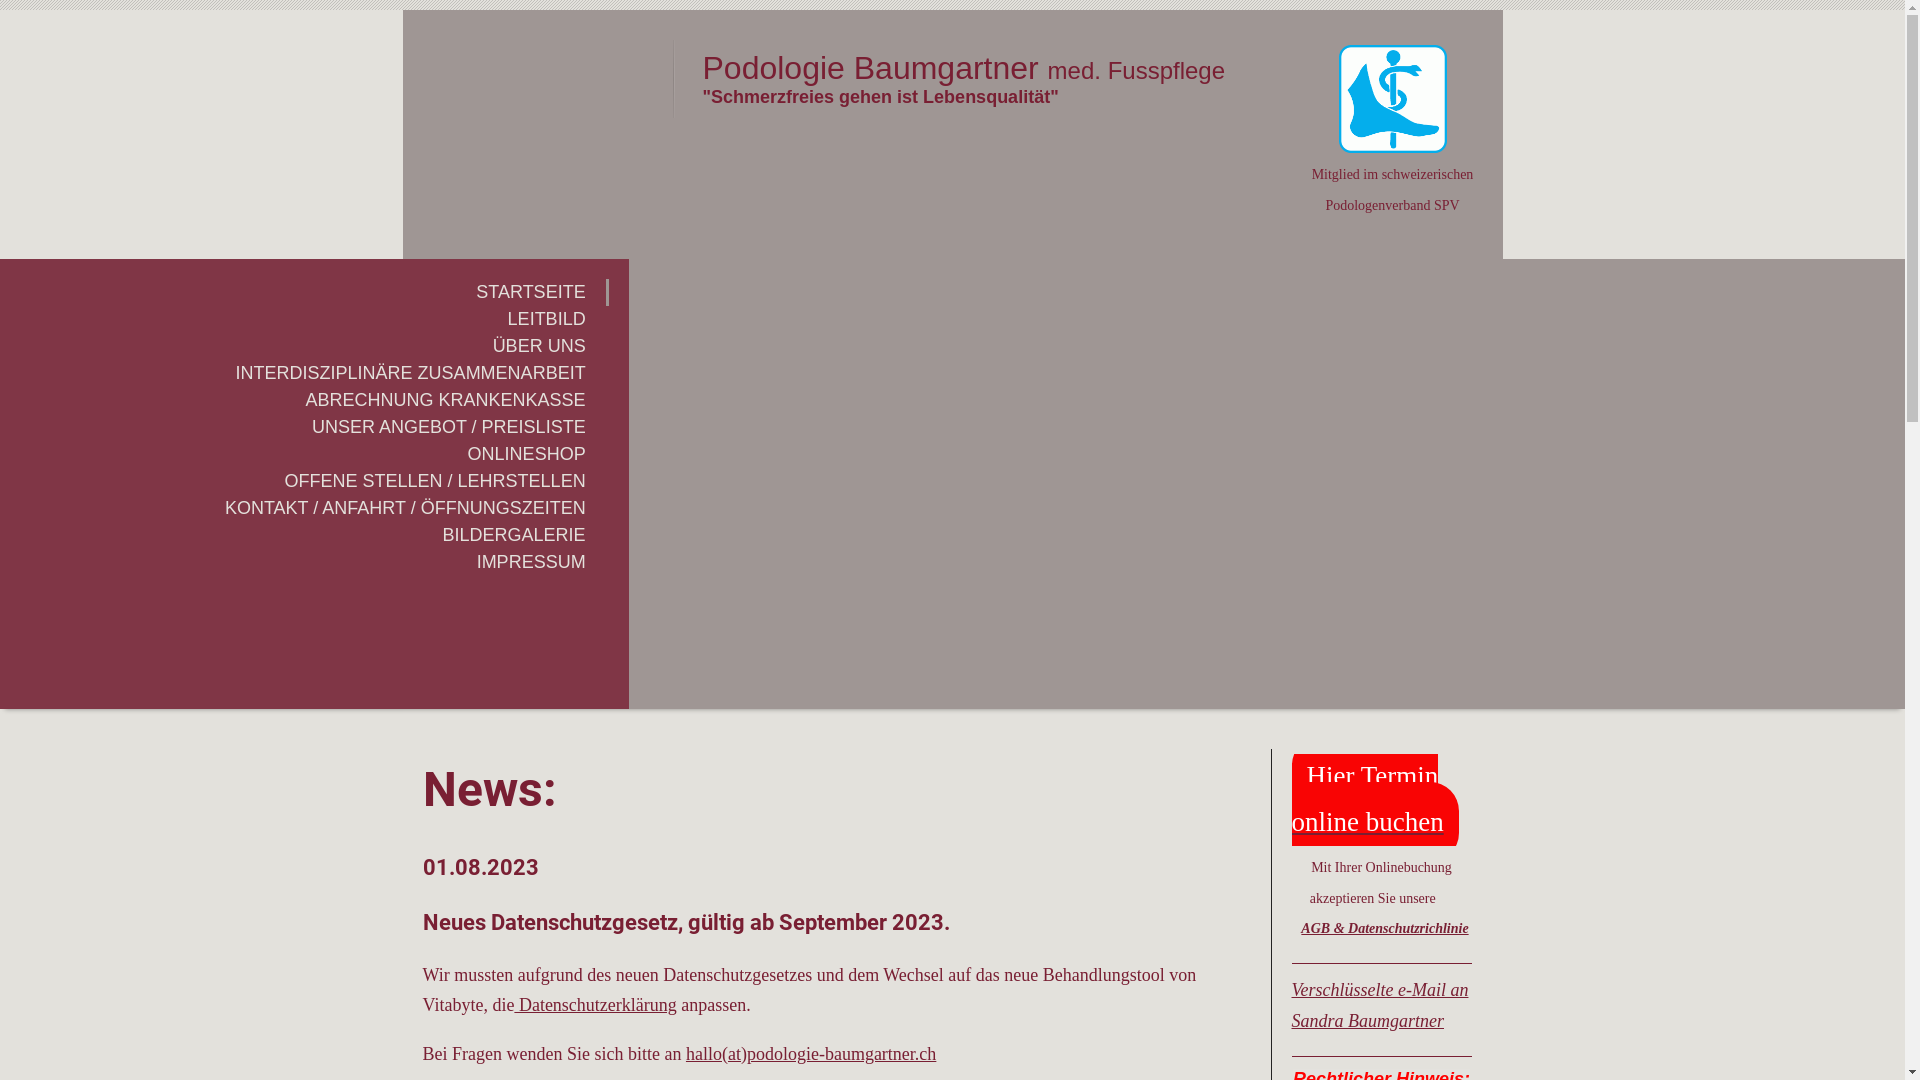 This screenshot has width=1920, height=1080. I want to click on 'LEITBILD', so click(303, 318).